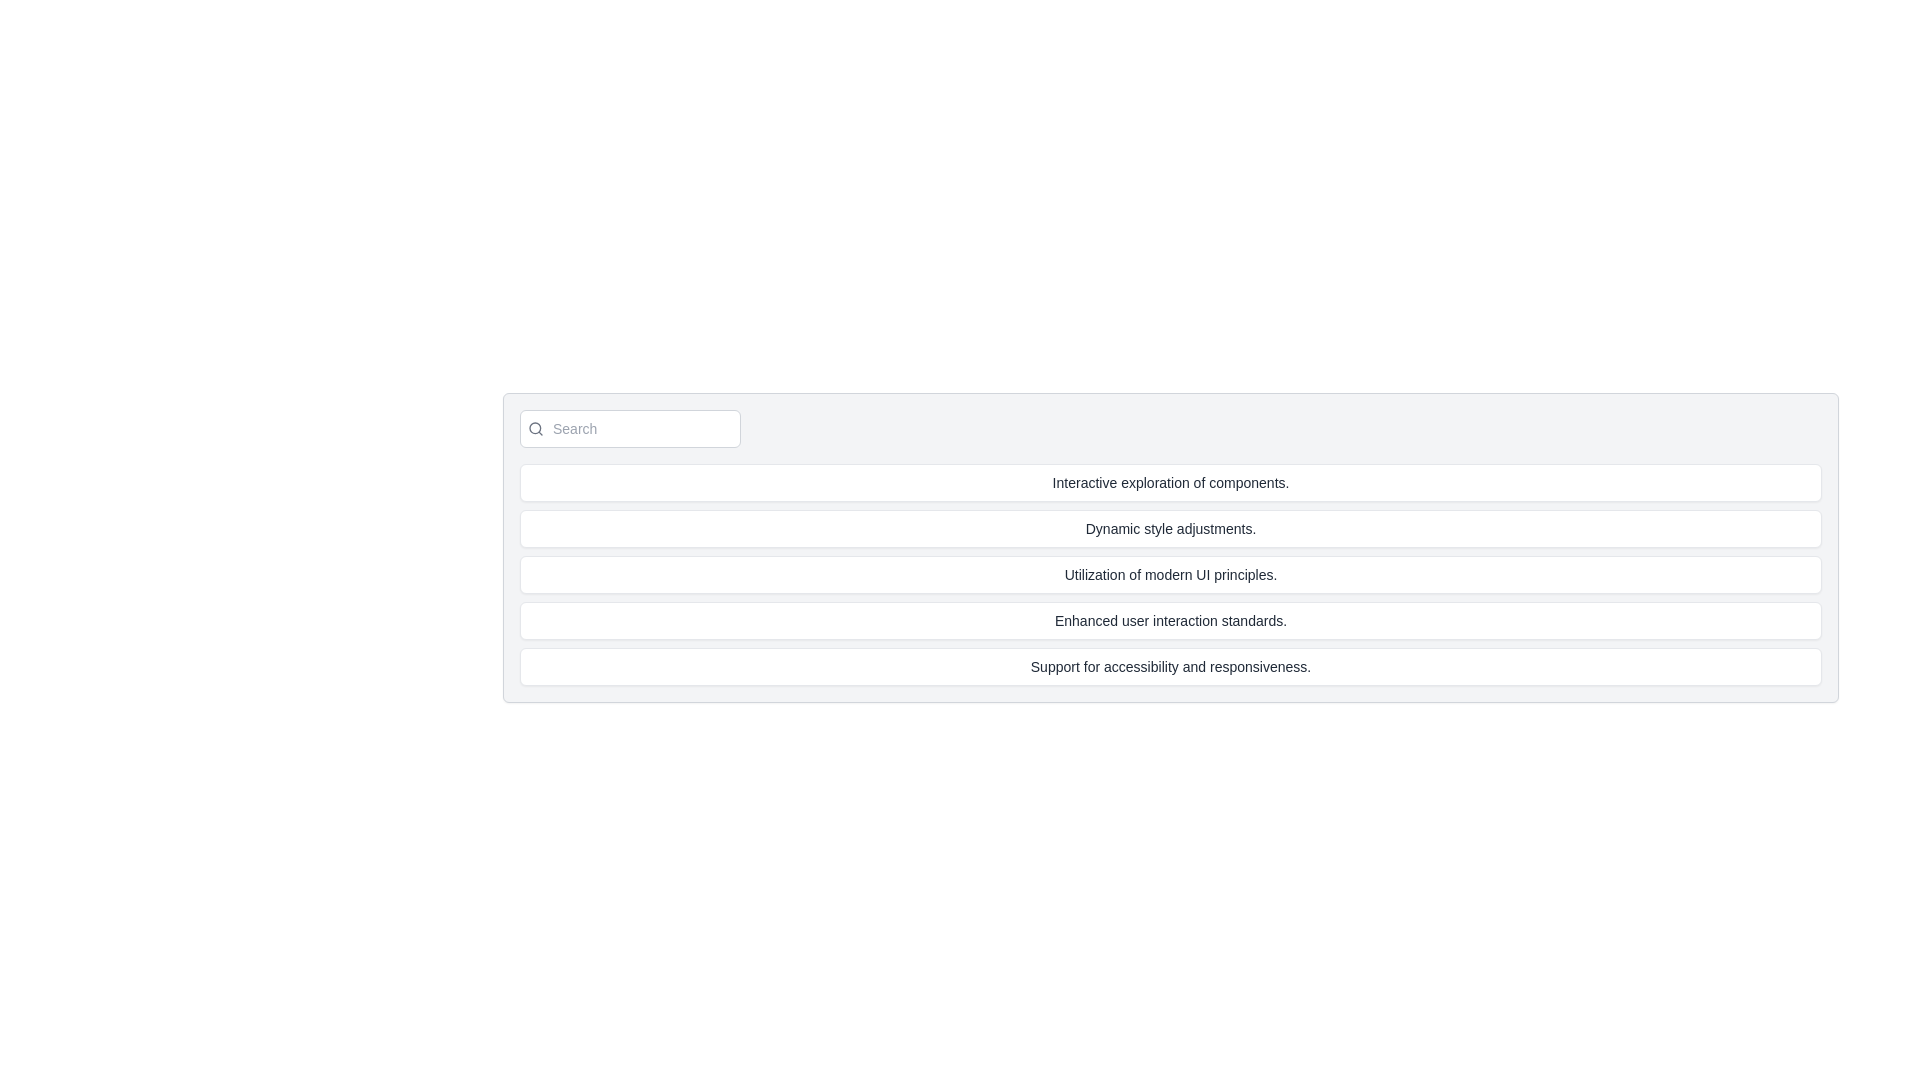 The height and width of the screenshot is (1080, 1920). I want to click on the static text element represented by the lowercase letter 'e' in the phrase 'Enhanced user interaction standards.', so click(1140, 620).